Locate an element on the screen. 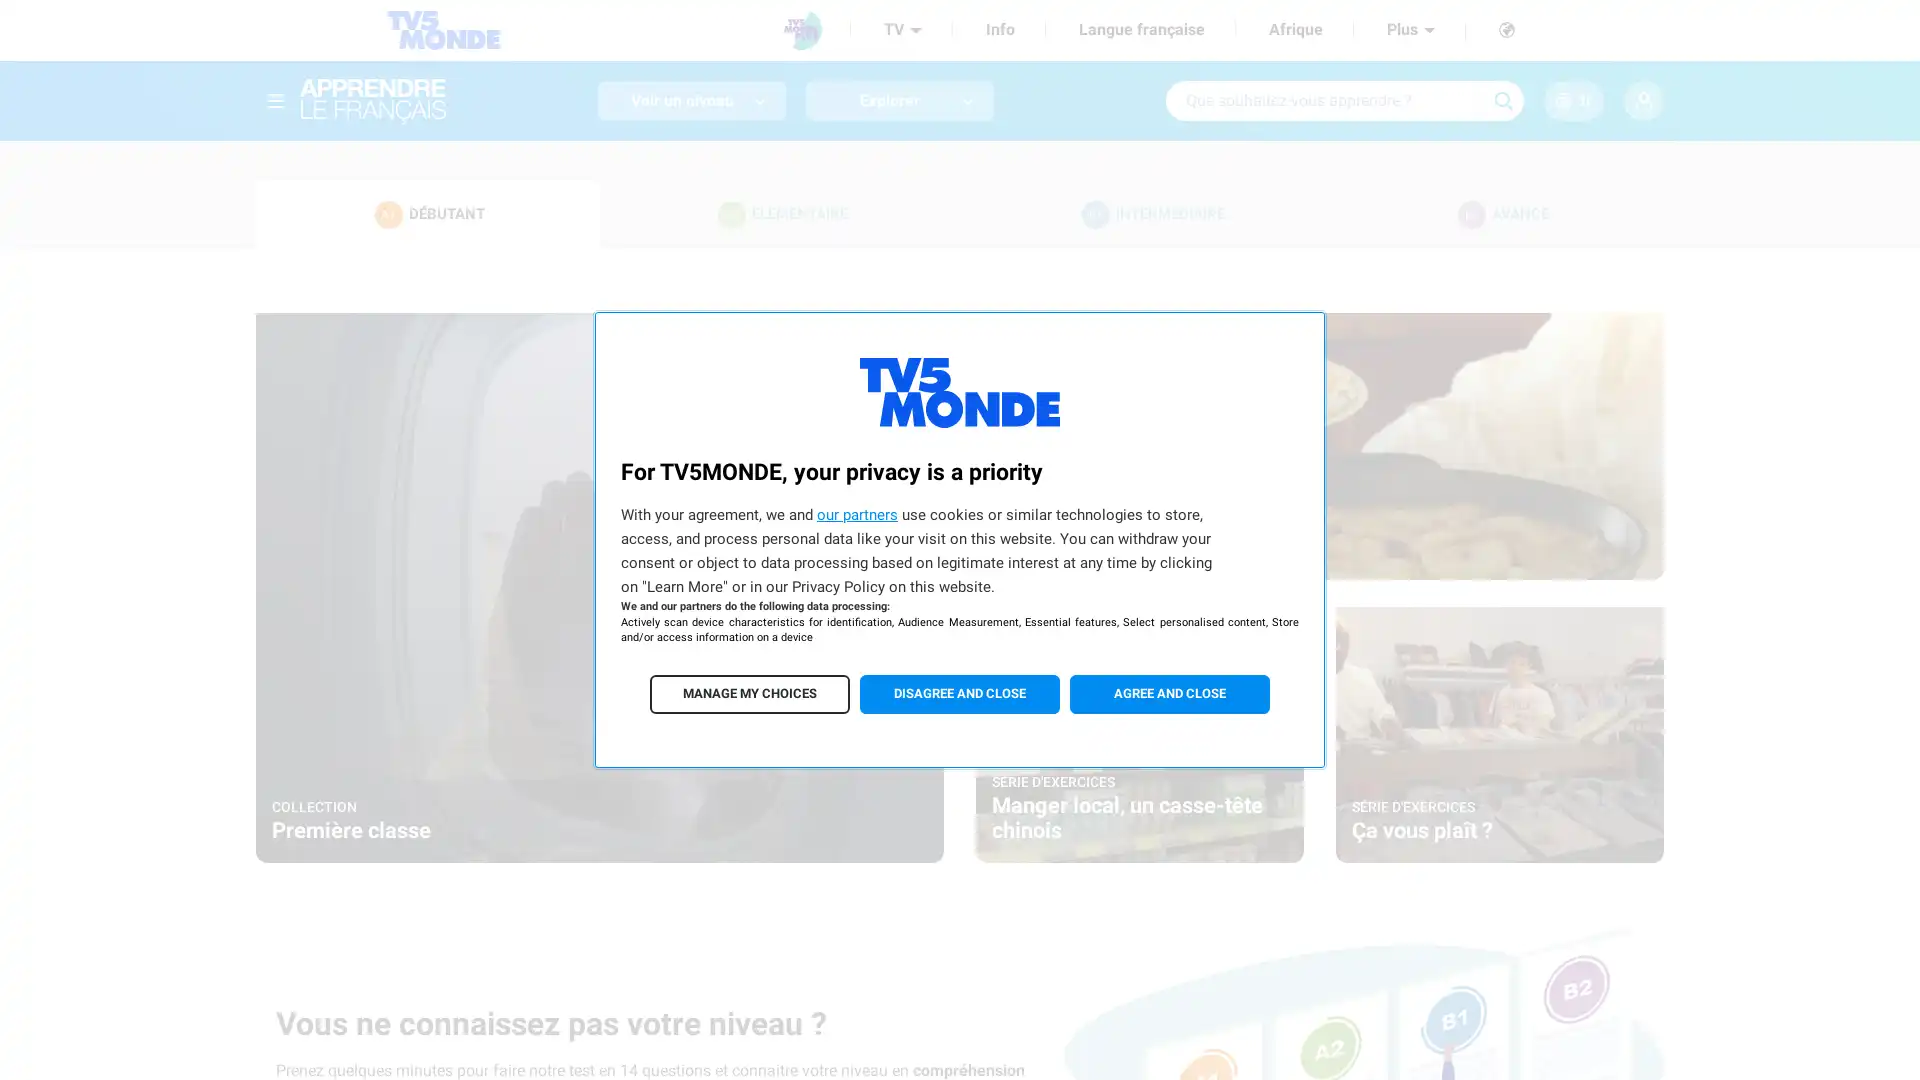 The image size is (1920, 1080). Disagree to our data processing and close is located at coordinates (960, 693).